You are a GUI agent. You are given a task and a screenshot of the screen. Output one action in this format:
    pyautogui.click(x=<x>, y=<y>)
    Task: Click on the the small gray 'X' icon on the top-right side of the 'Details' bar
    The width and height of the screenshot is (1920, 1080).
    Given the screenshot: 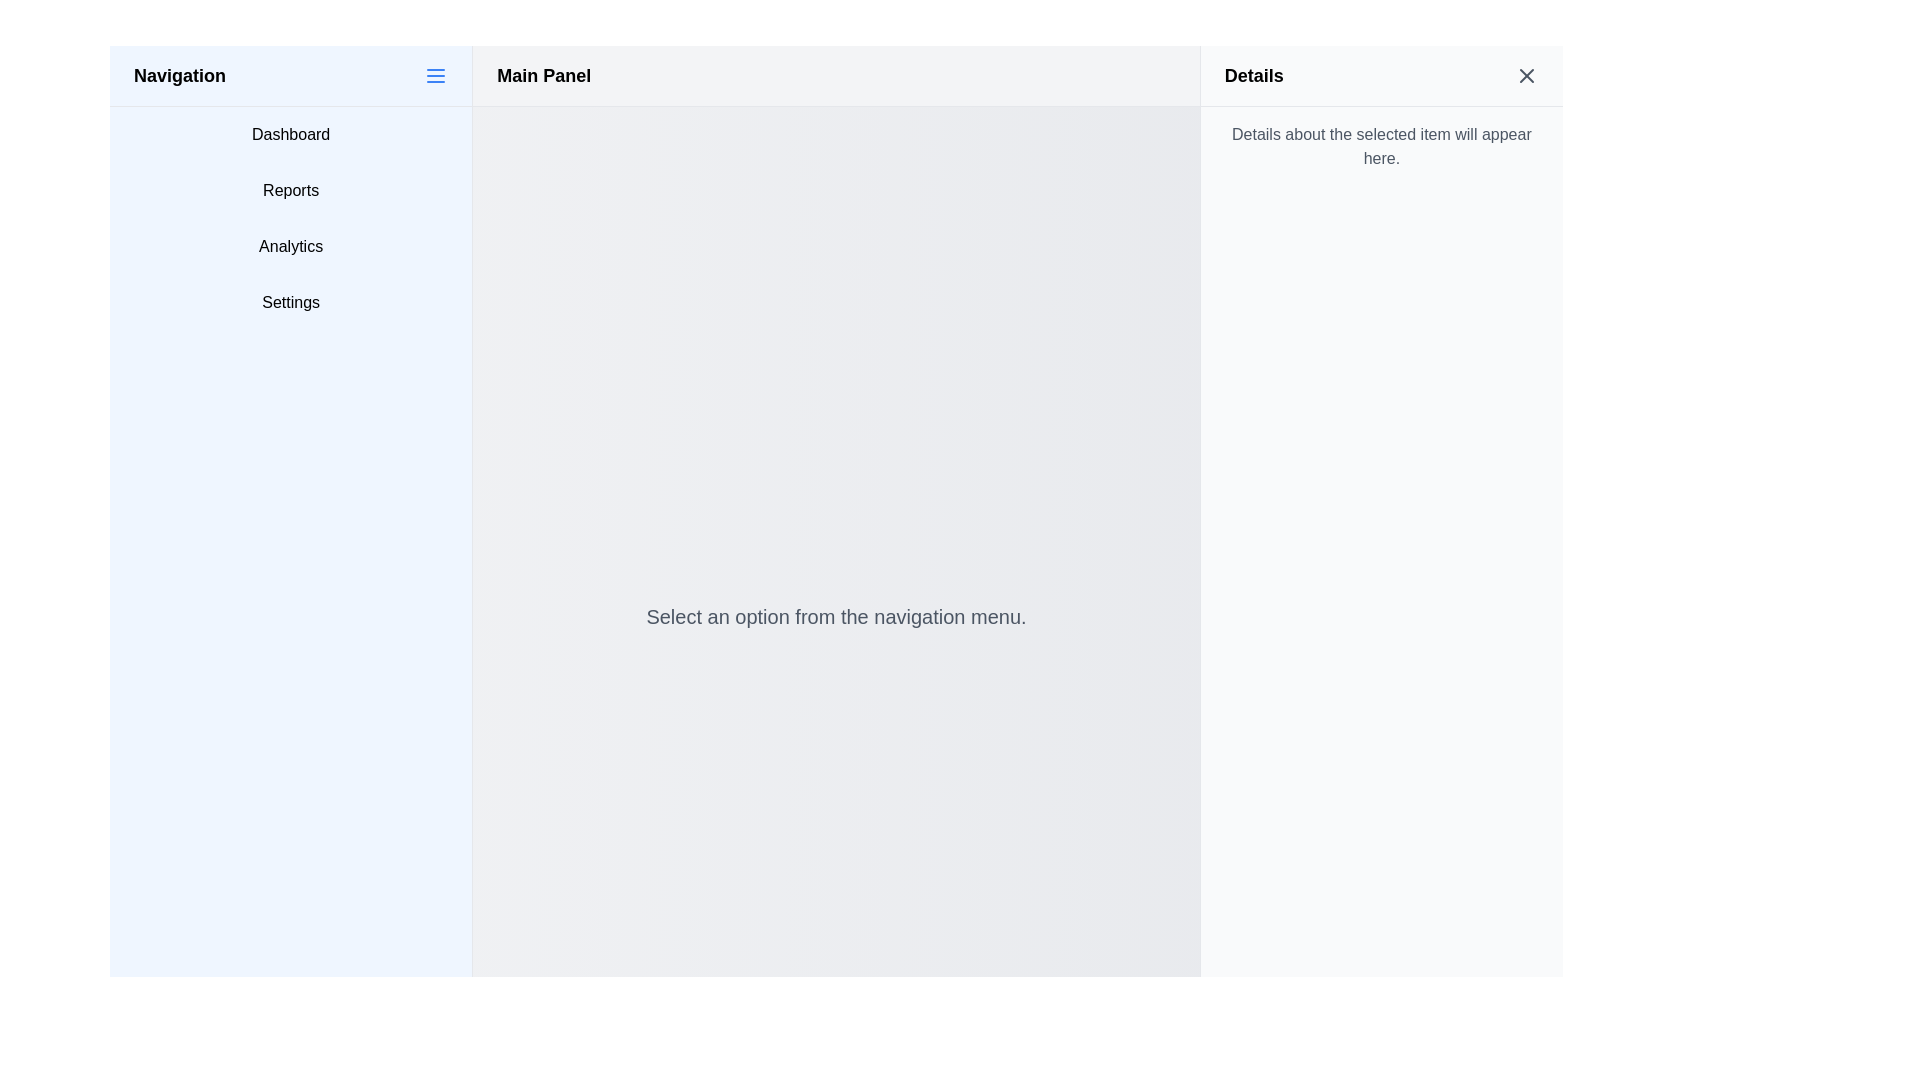 What is the action you would take?
    pyautogui.click(x=1525, y=75)
    